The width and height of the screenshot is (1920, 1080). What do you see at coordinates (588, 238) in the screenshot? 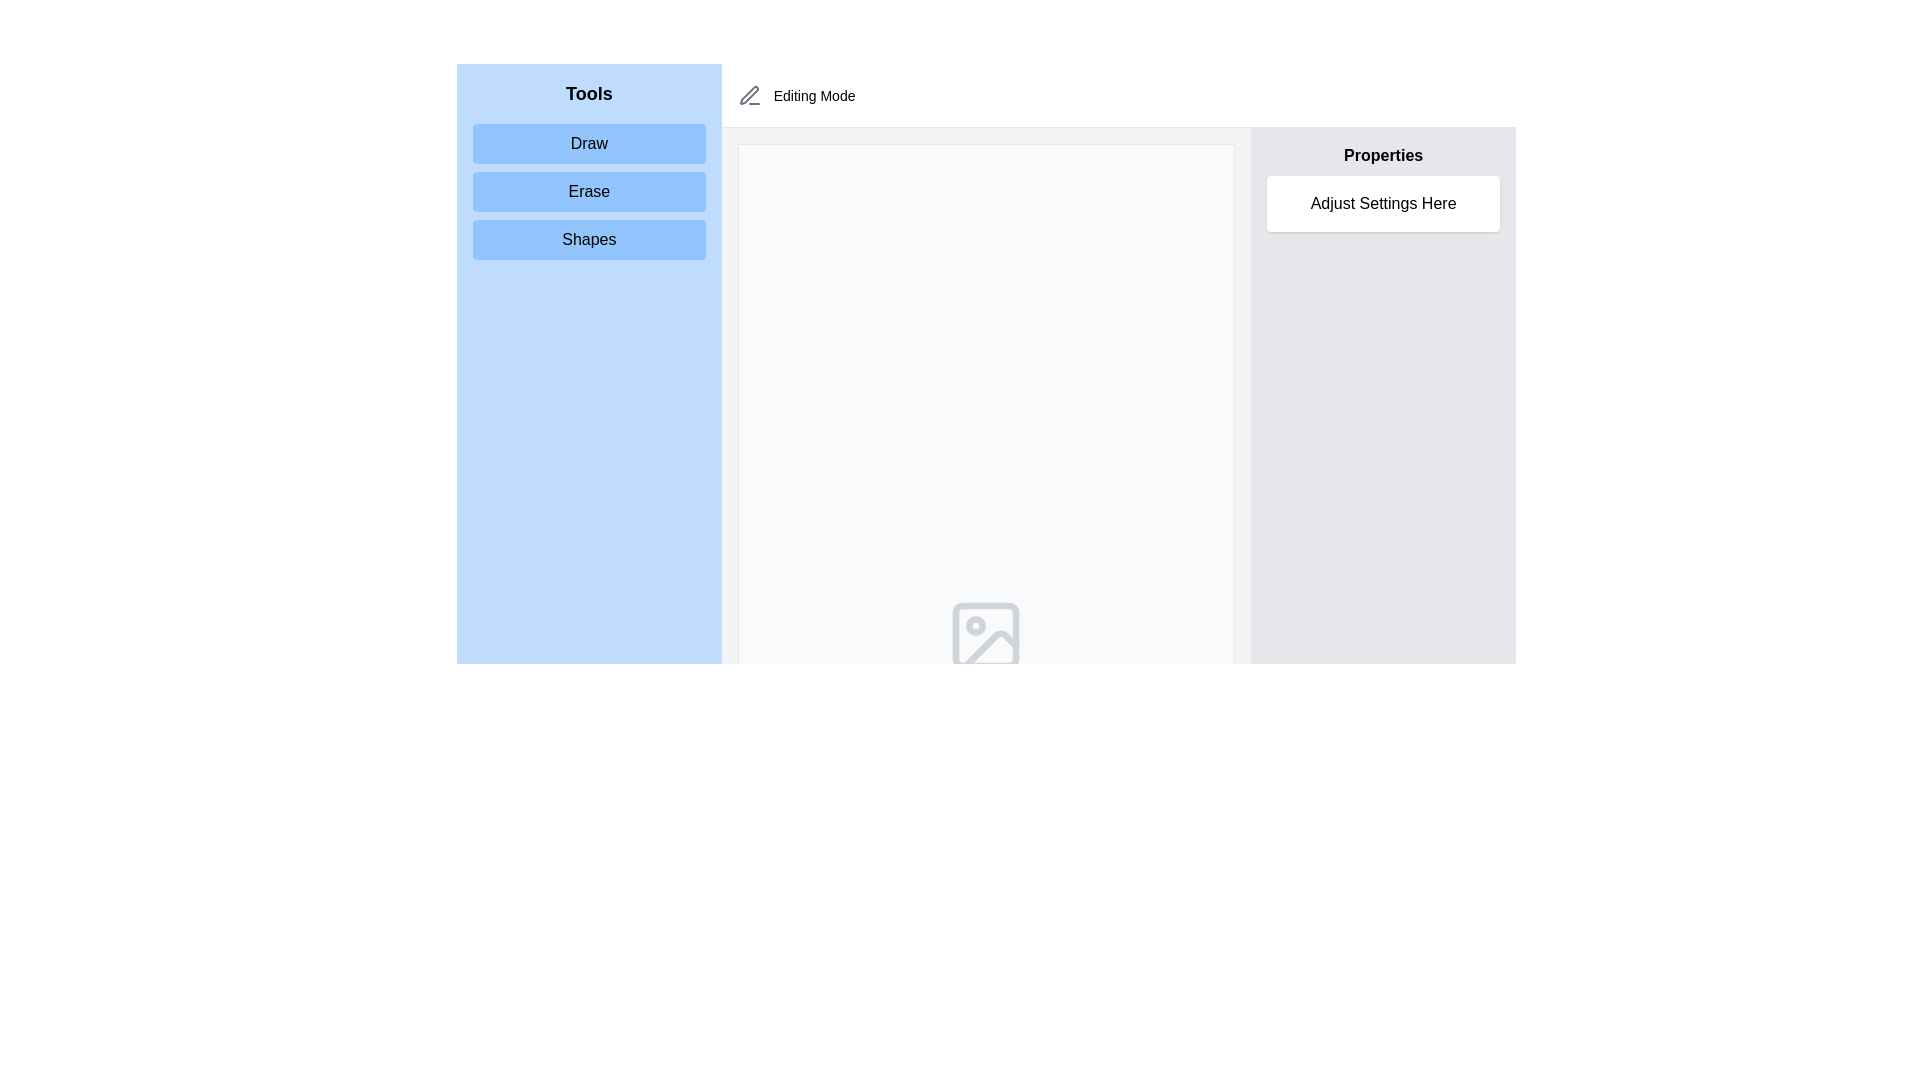
I see `the 'Shapes' button located in the left panel under the heading 'Tools'` at bounding box center [588, 238].